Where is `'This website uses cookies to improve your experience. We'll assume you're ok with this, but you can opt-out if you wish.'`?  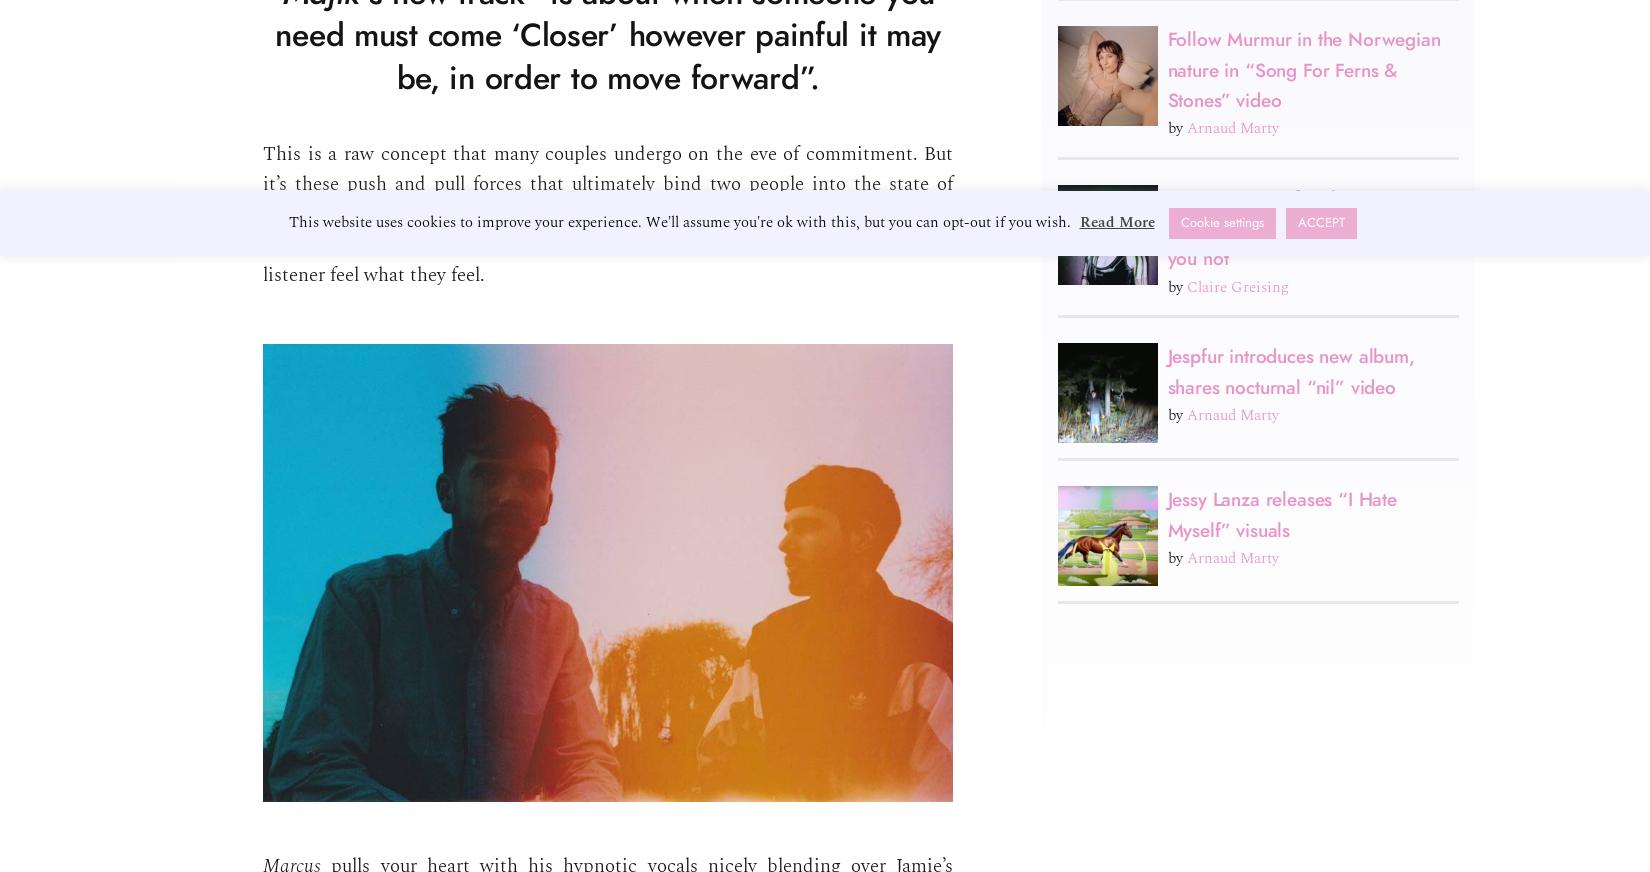 'This website uses cookies to improve your experience. We'll assume you're ok with this, but you can opt-out if you wish.' is located at coordinates (679, 221).